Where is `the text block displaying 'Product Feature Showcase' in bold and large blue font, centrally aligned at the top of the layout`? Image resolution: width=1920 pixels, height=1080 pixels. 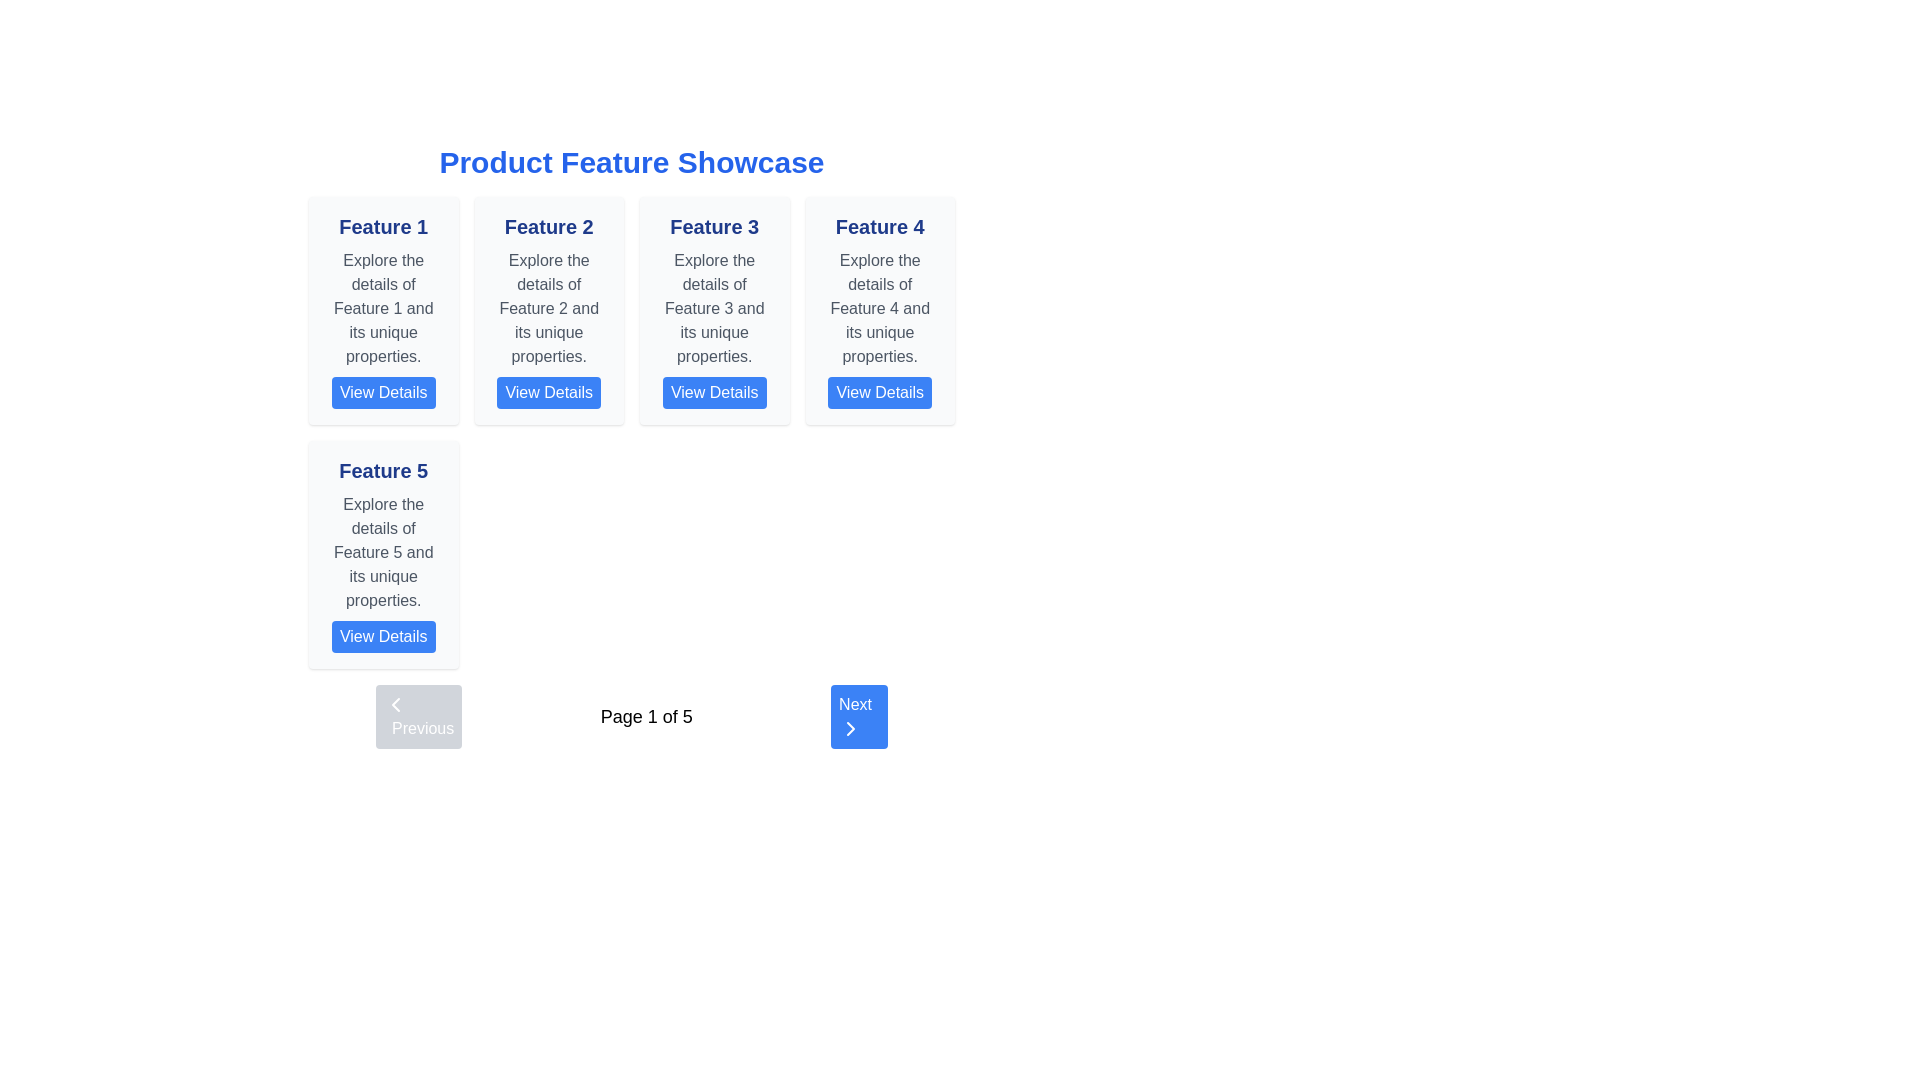
the text block displaying 'Product Feature Showcase' in bold and large blue font, centrally aligned at the top of the layout is located at coordinates (631, 161).